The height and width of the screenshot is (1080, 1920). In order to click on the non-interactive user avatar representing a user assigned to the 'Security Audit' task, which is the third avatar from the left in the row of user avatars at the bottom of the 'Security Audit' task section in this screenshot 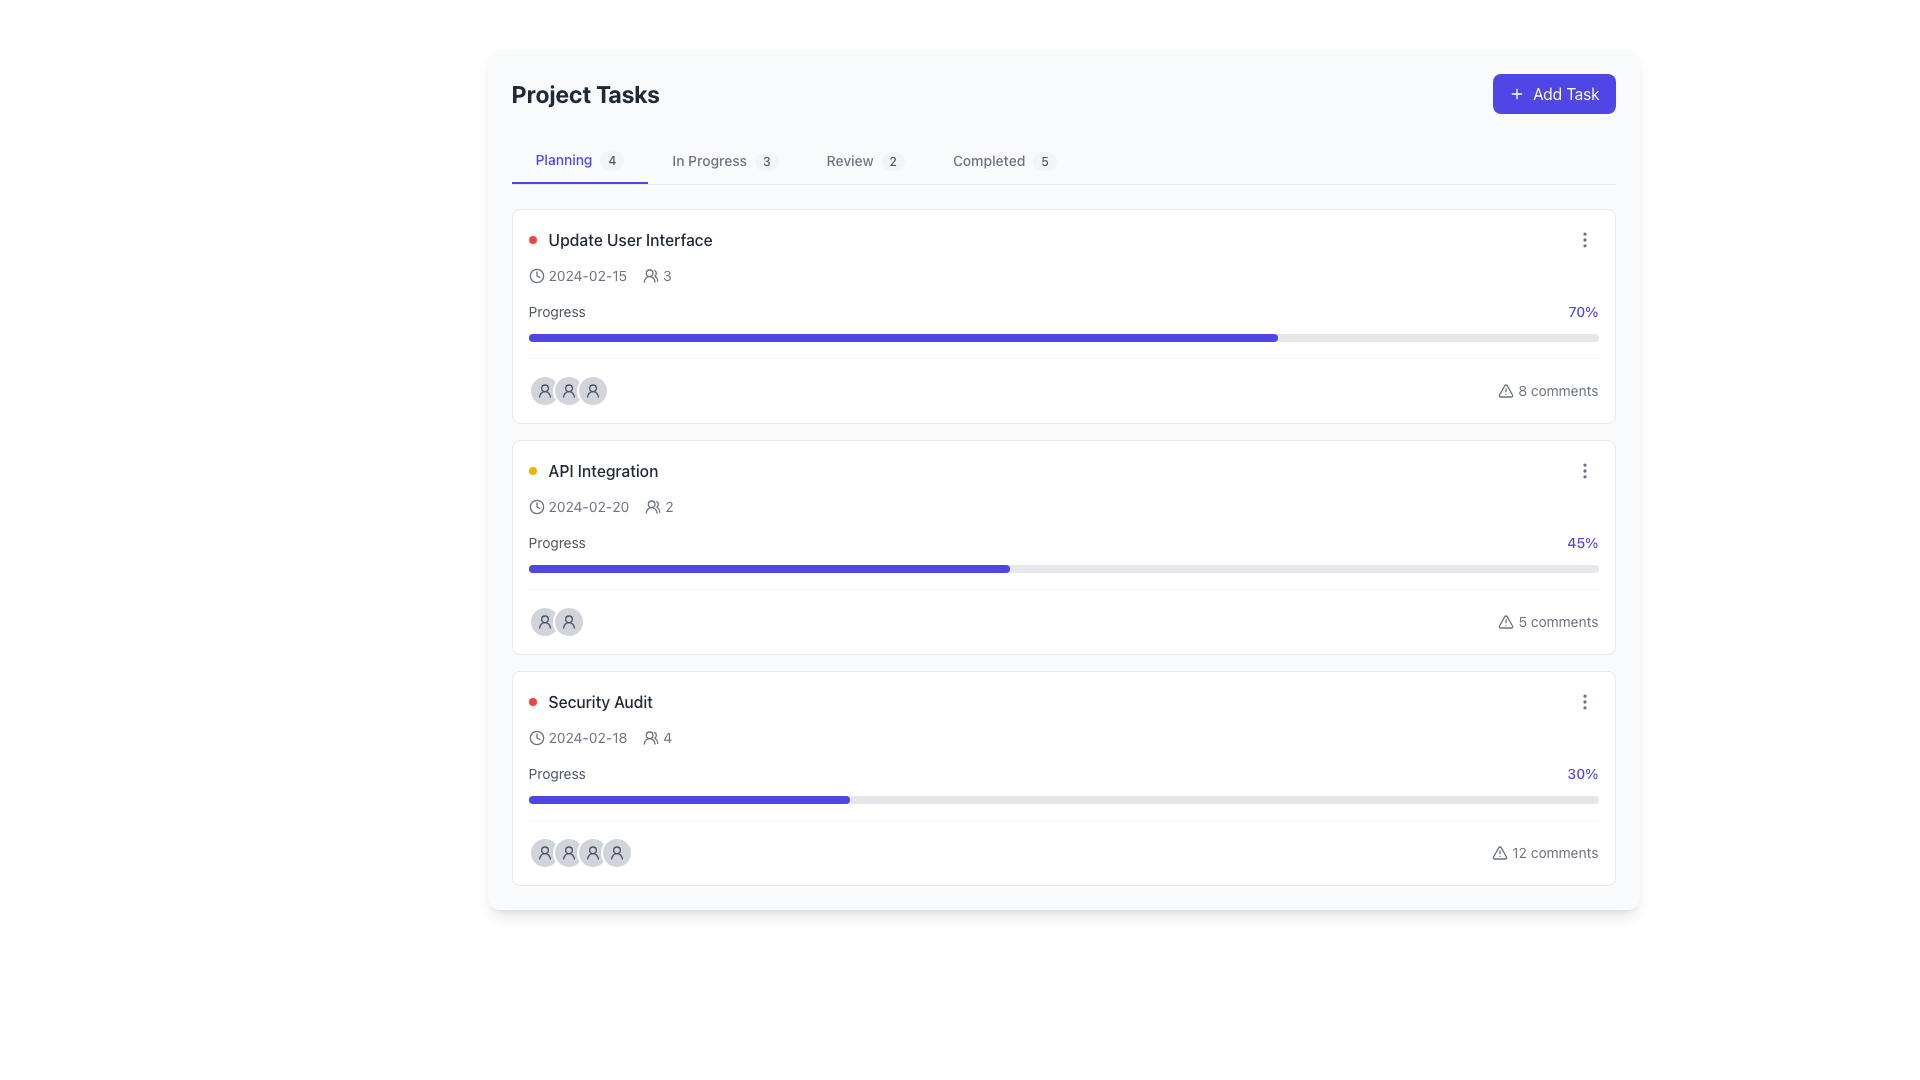, I will do `click(591, 852)`.